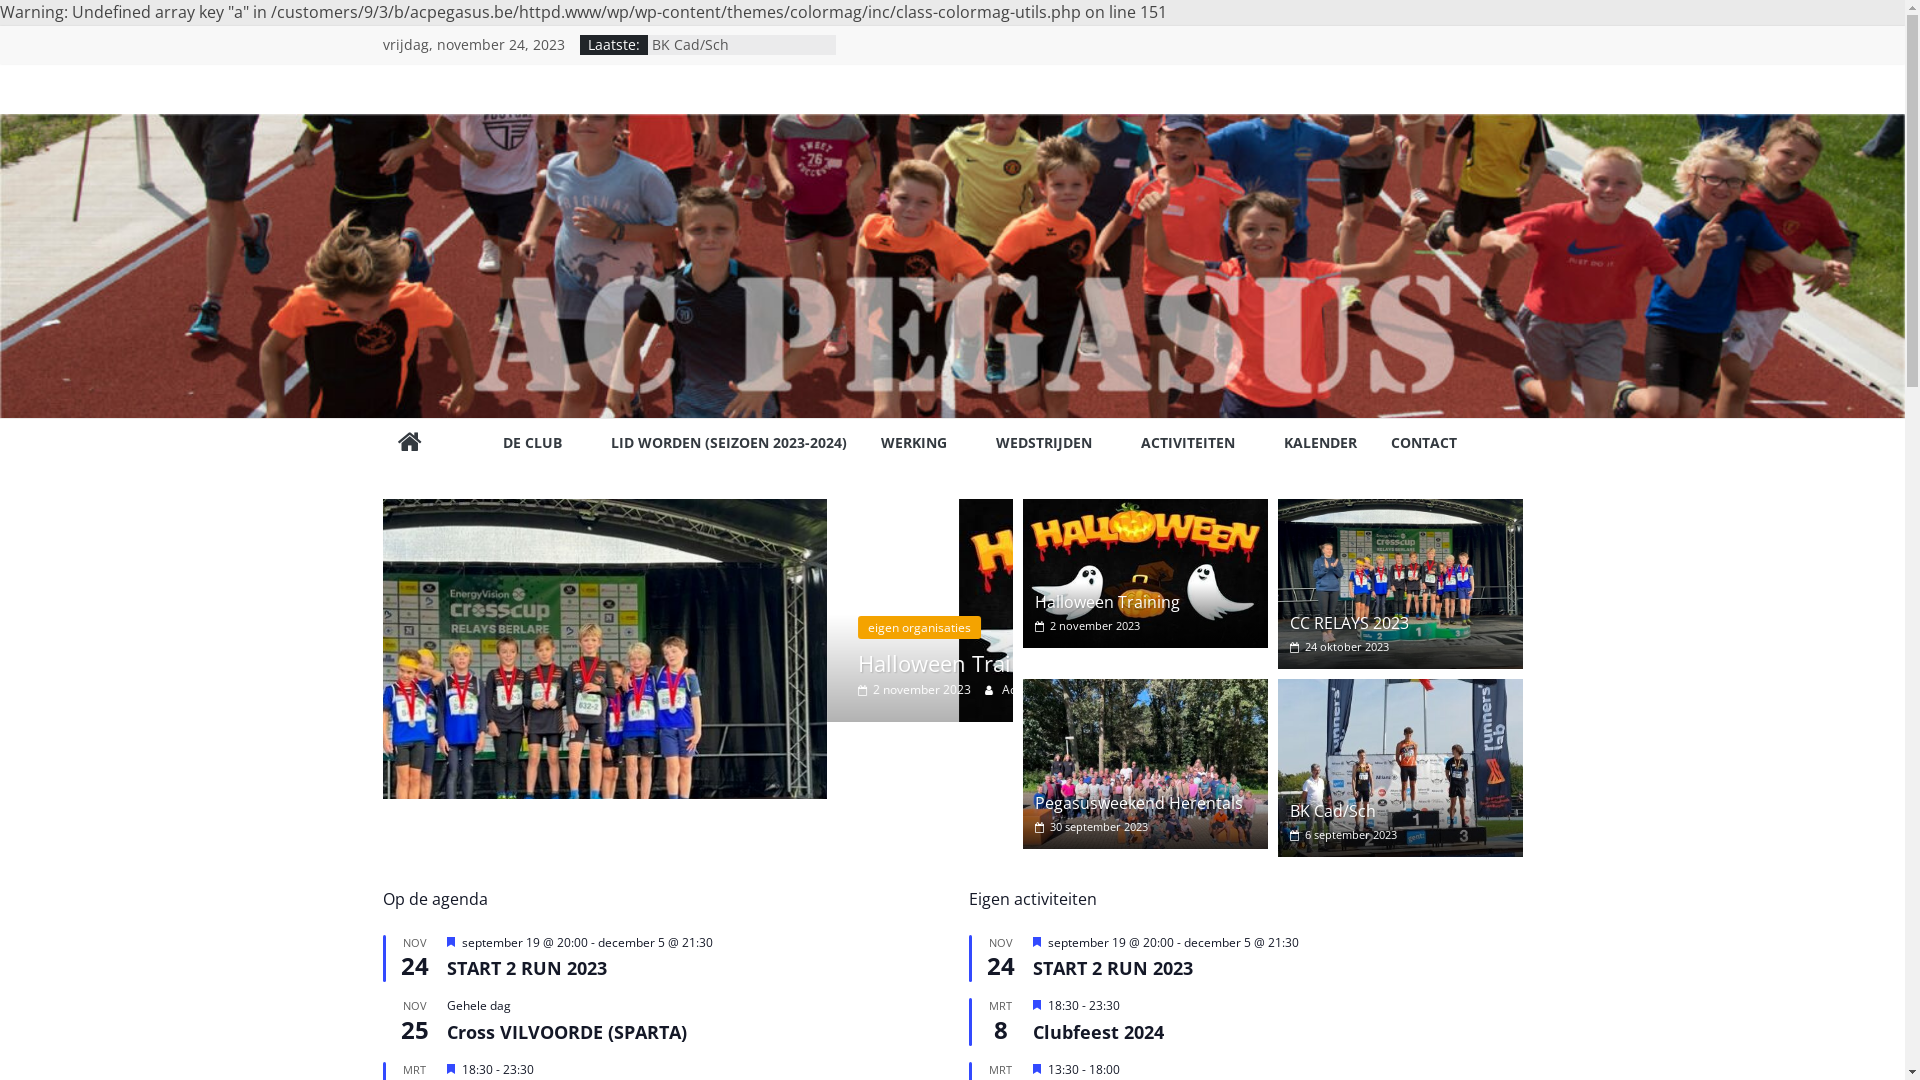 The width and height of the screenshot is (1920, 1080). I want to click on 'ACTIVITEITEN', so click(1140, 442).